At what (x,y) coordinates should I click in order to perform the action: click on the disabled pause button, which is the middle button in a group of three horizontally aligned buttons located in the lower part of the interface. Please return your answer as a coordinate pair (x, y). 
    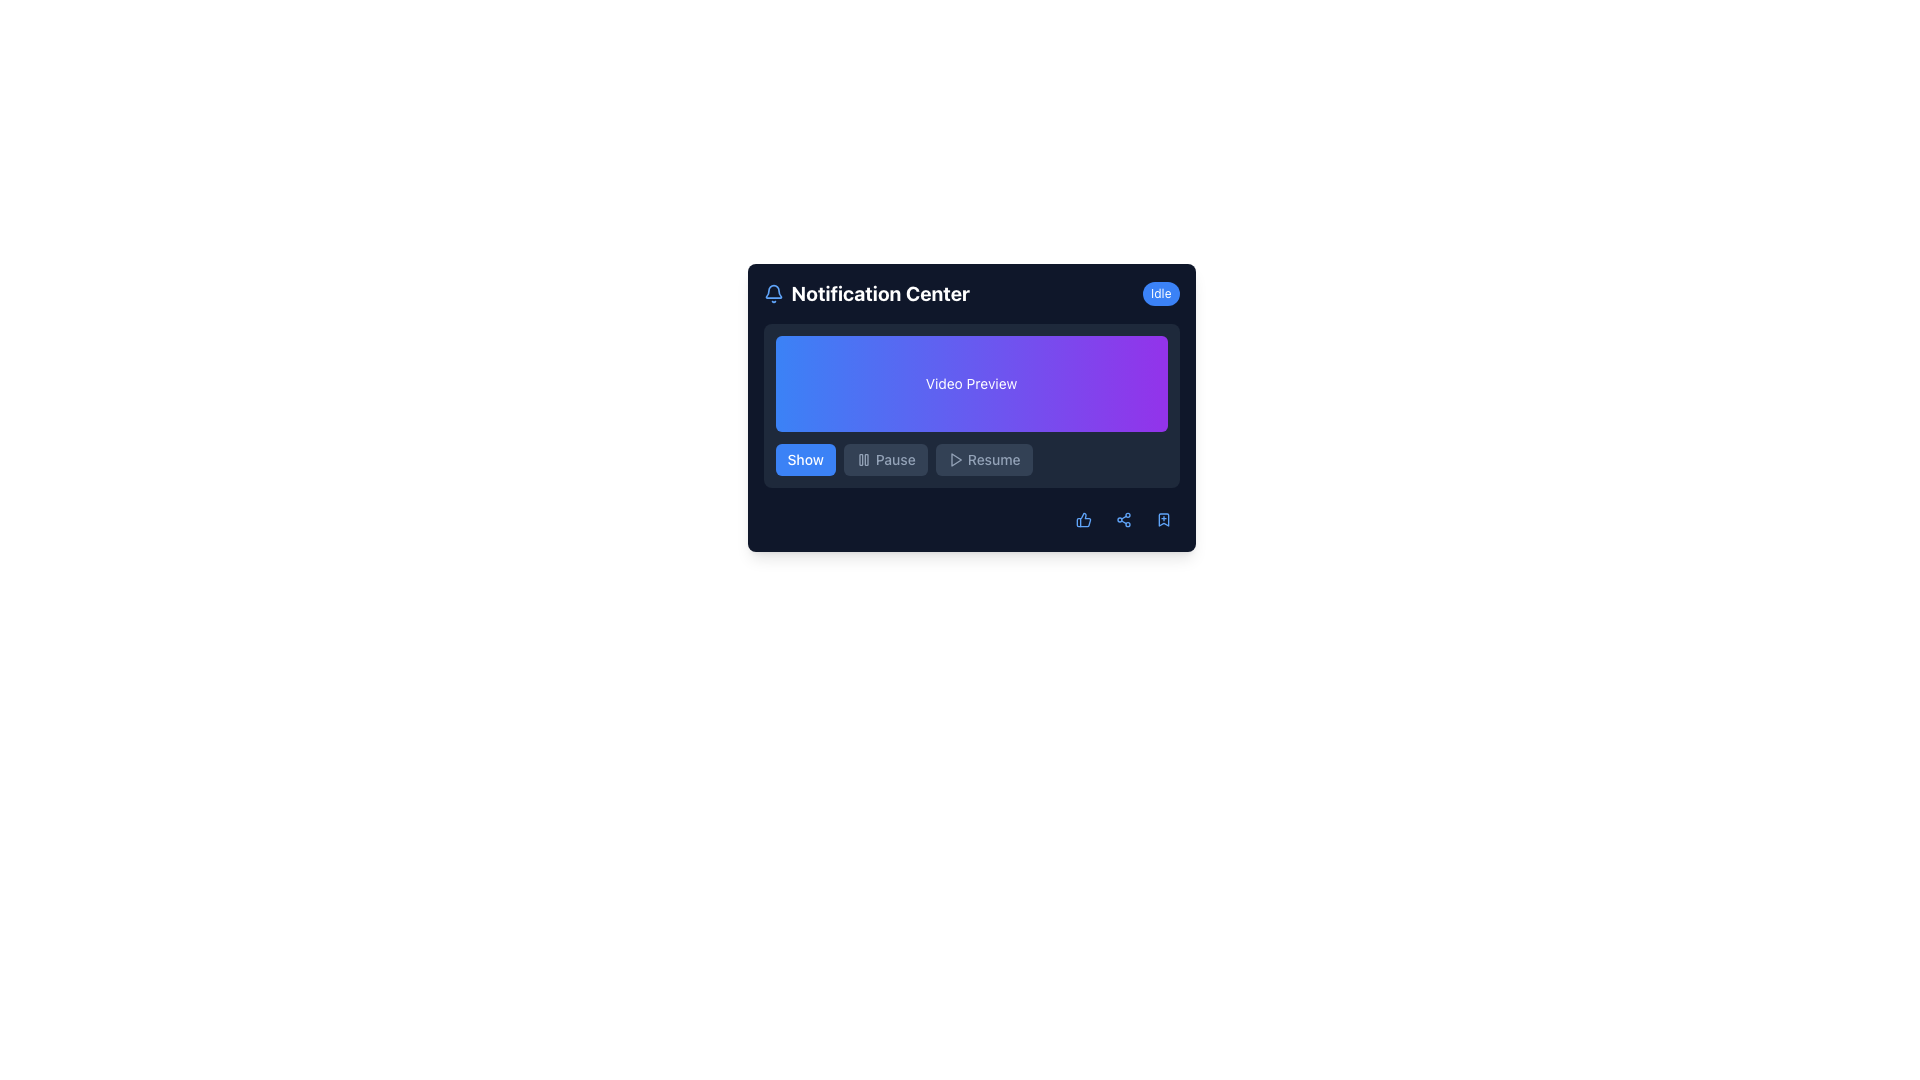
    Looking at the image, I should click on (884, 459).